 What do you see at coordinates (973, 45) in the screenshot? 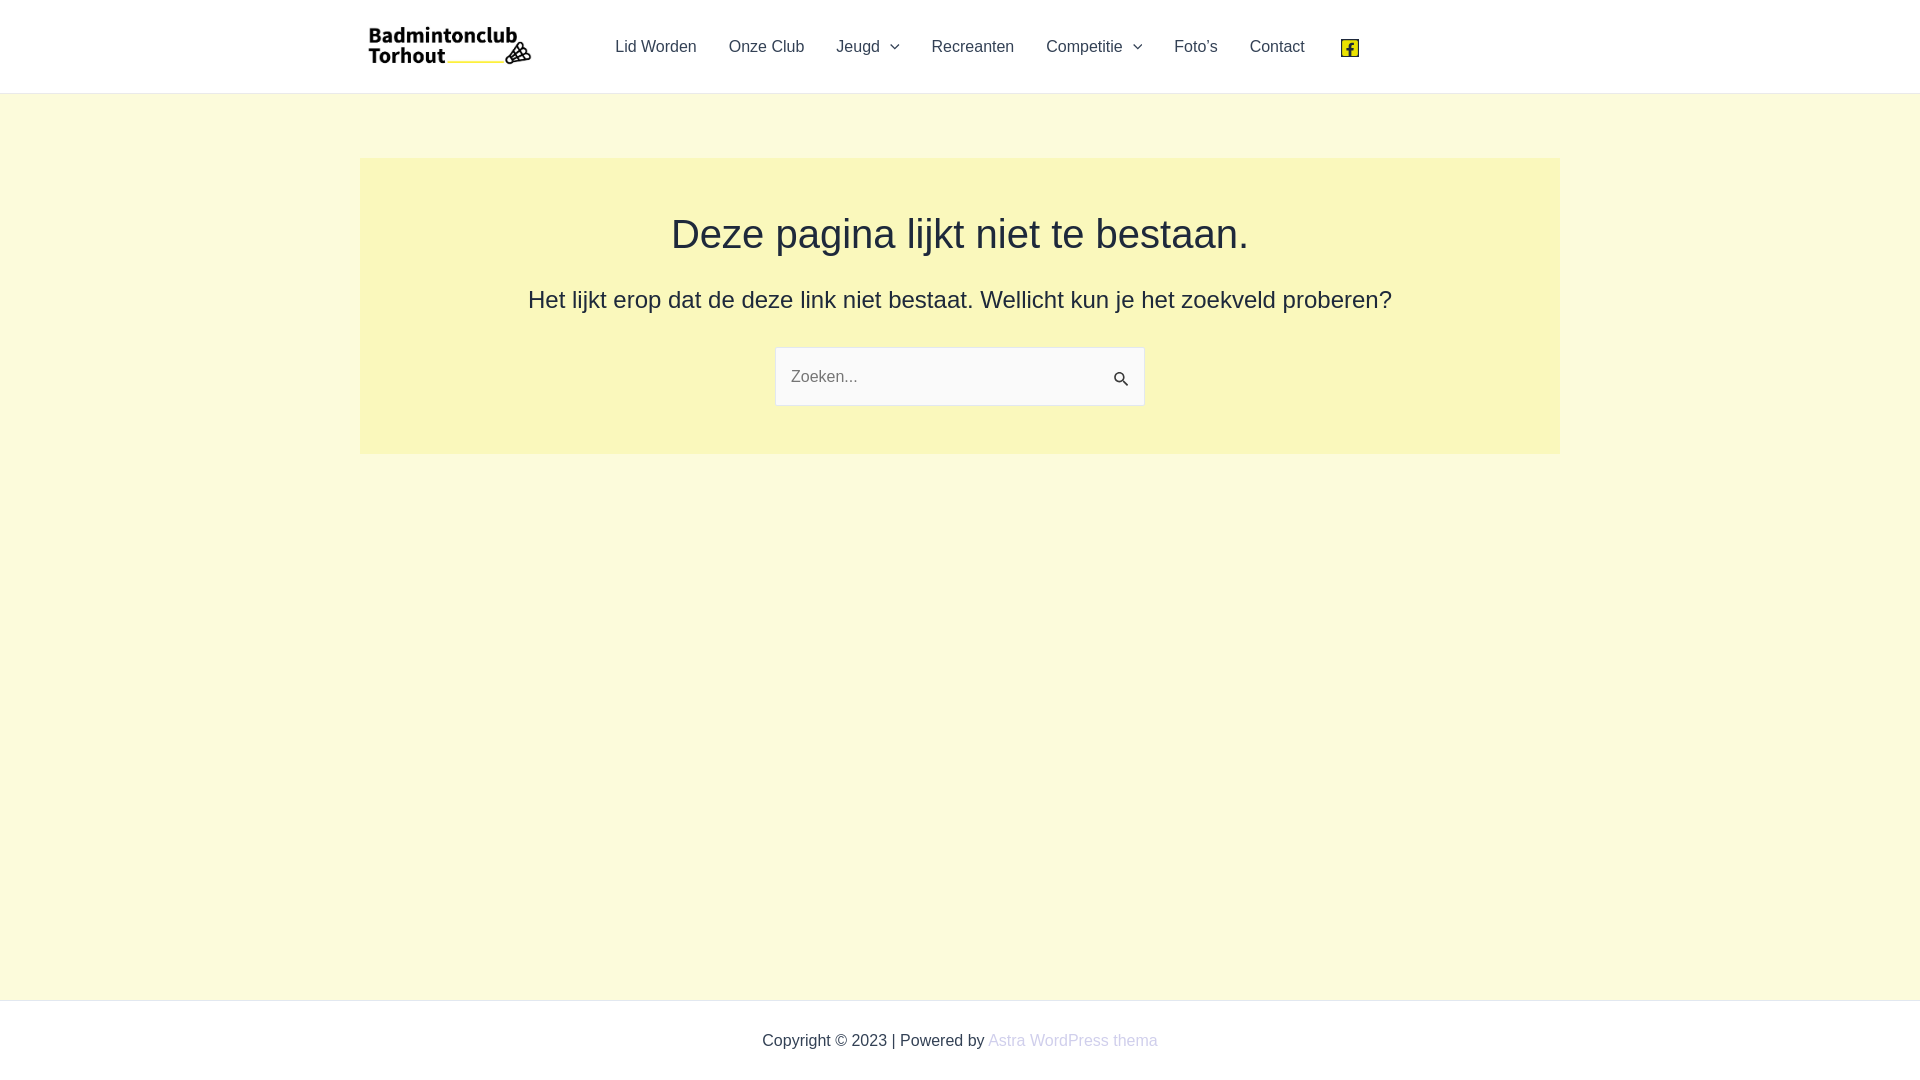
I see `'Recreanten'` at bounding box center [973, 45].